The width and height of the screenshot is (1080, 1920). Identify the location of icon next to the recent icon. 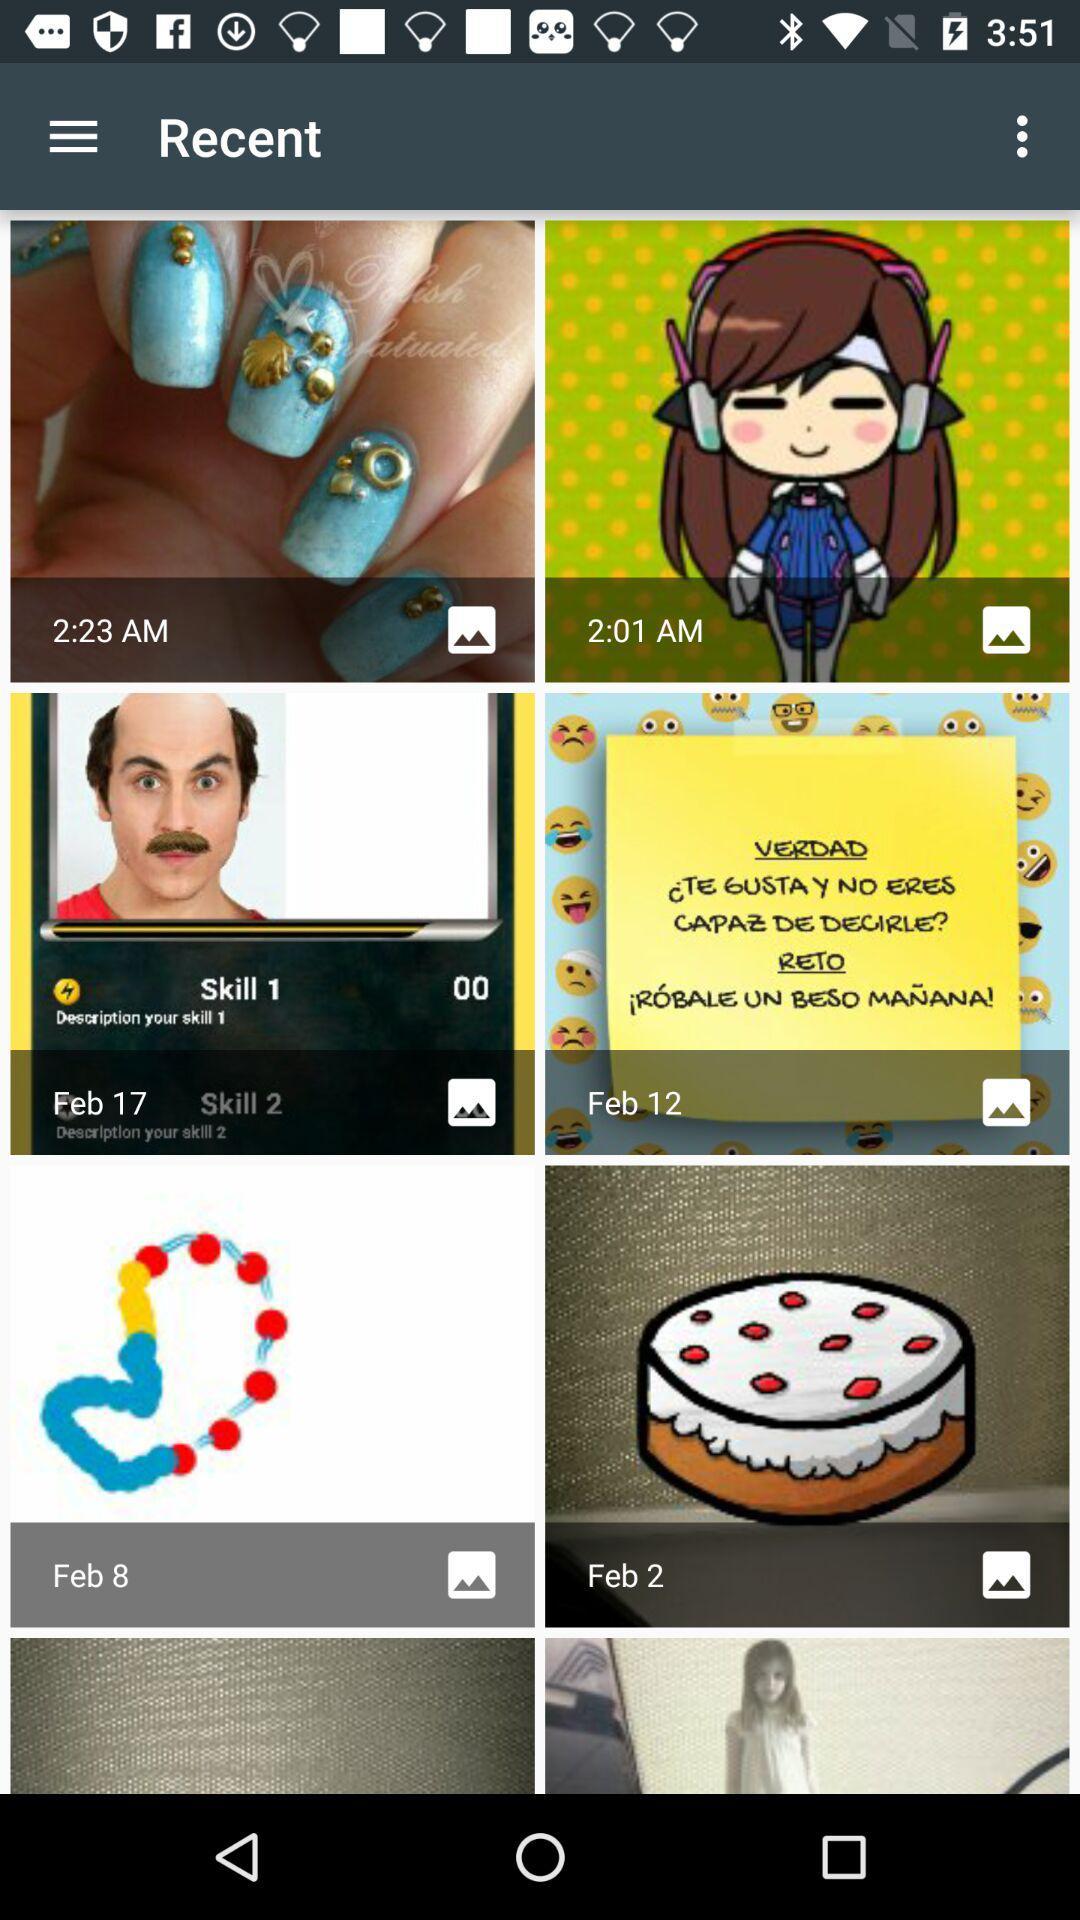
(1027, 135).